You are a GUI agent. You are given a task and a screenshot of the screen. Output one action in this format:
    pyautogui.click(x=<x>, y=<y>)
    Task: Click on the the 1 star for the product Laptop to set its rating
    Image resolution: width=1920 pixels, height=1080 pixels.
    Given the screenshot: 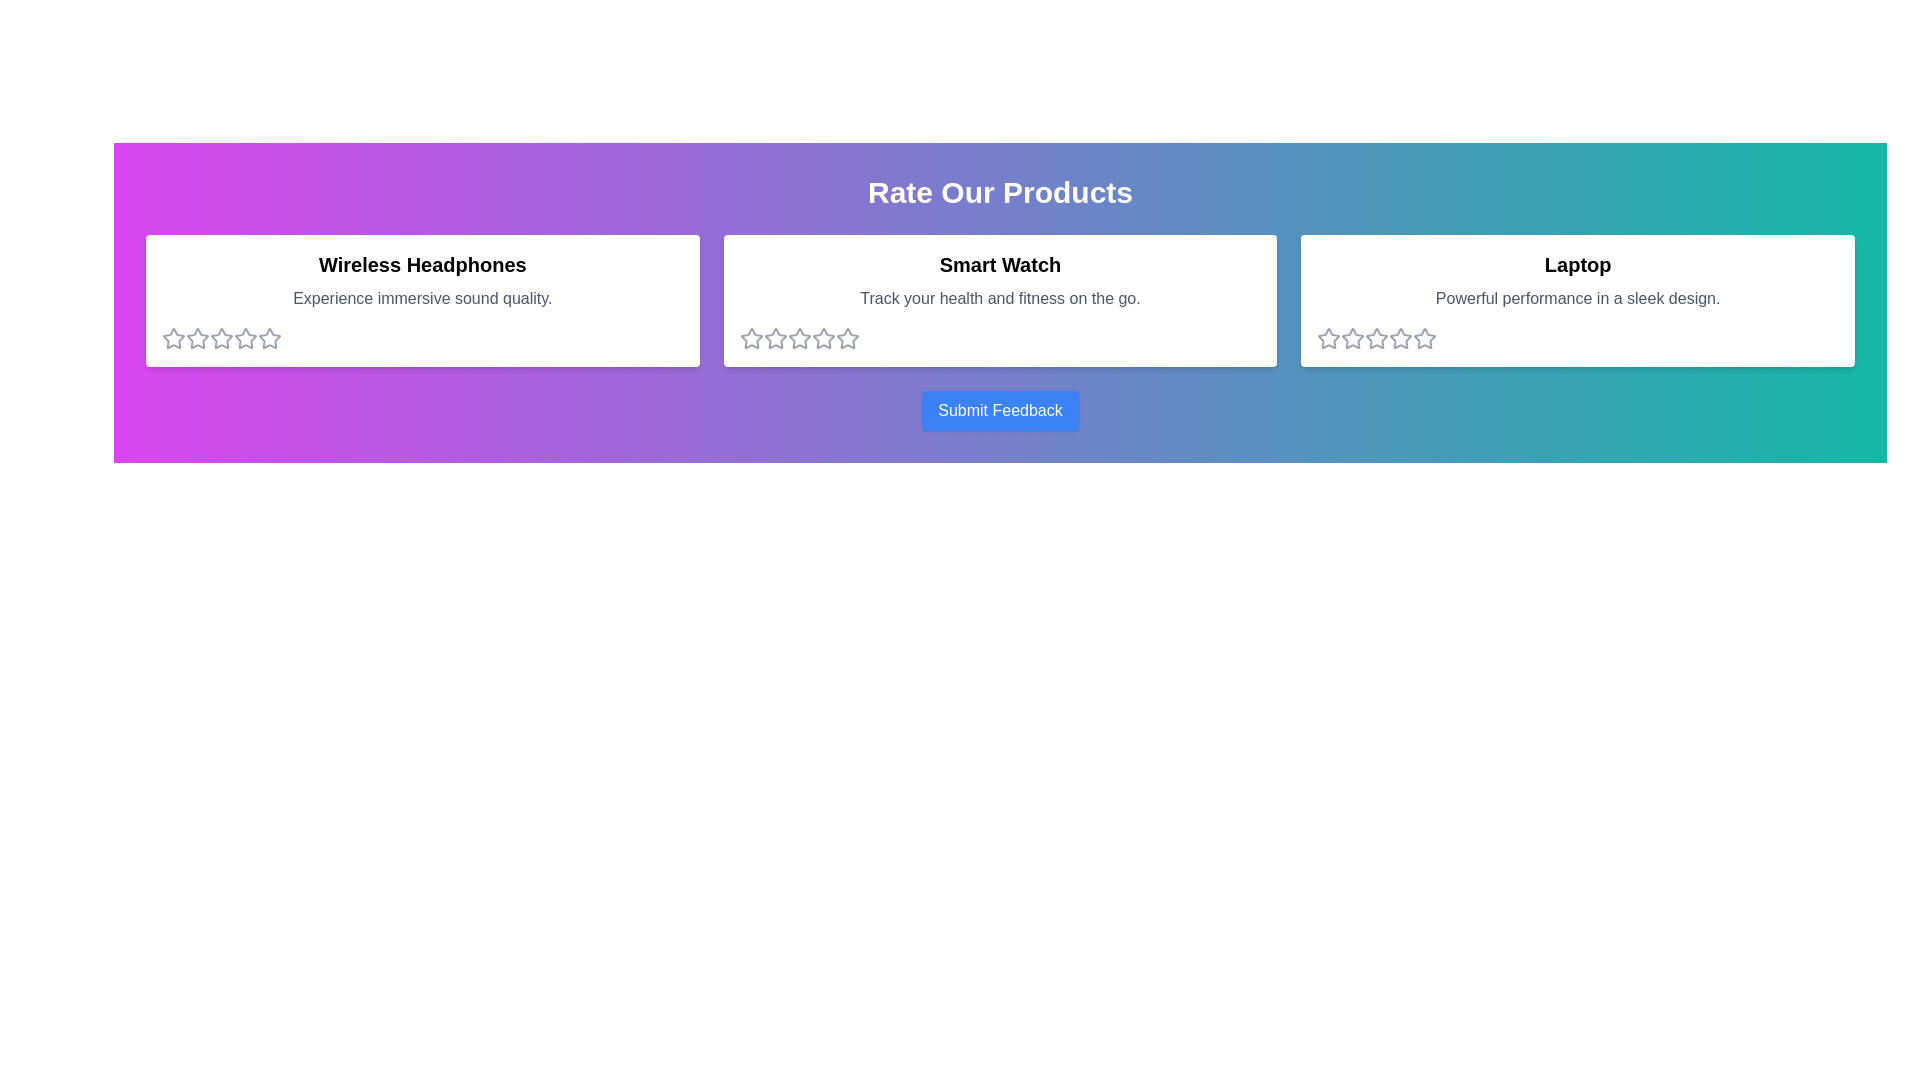 What is the action you would take?
    pyautogui.click(x=1329, y=338)
    